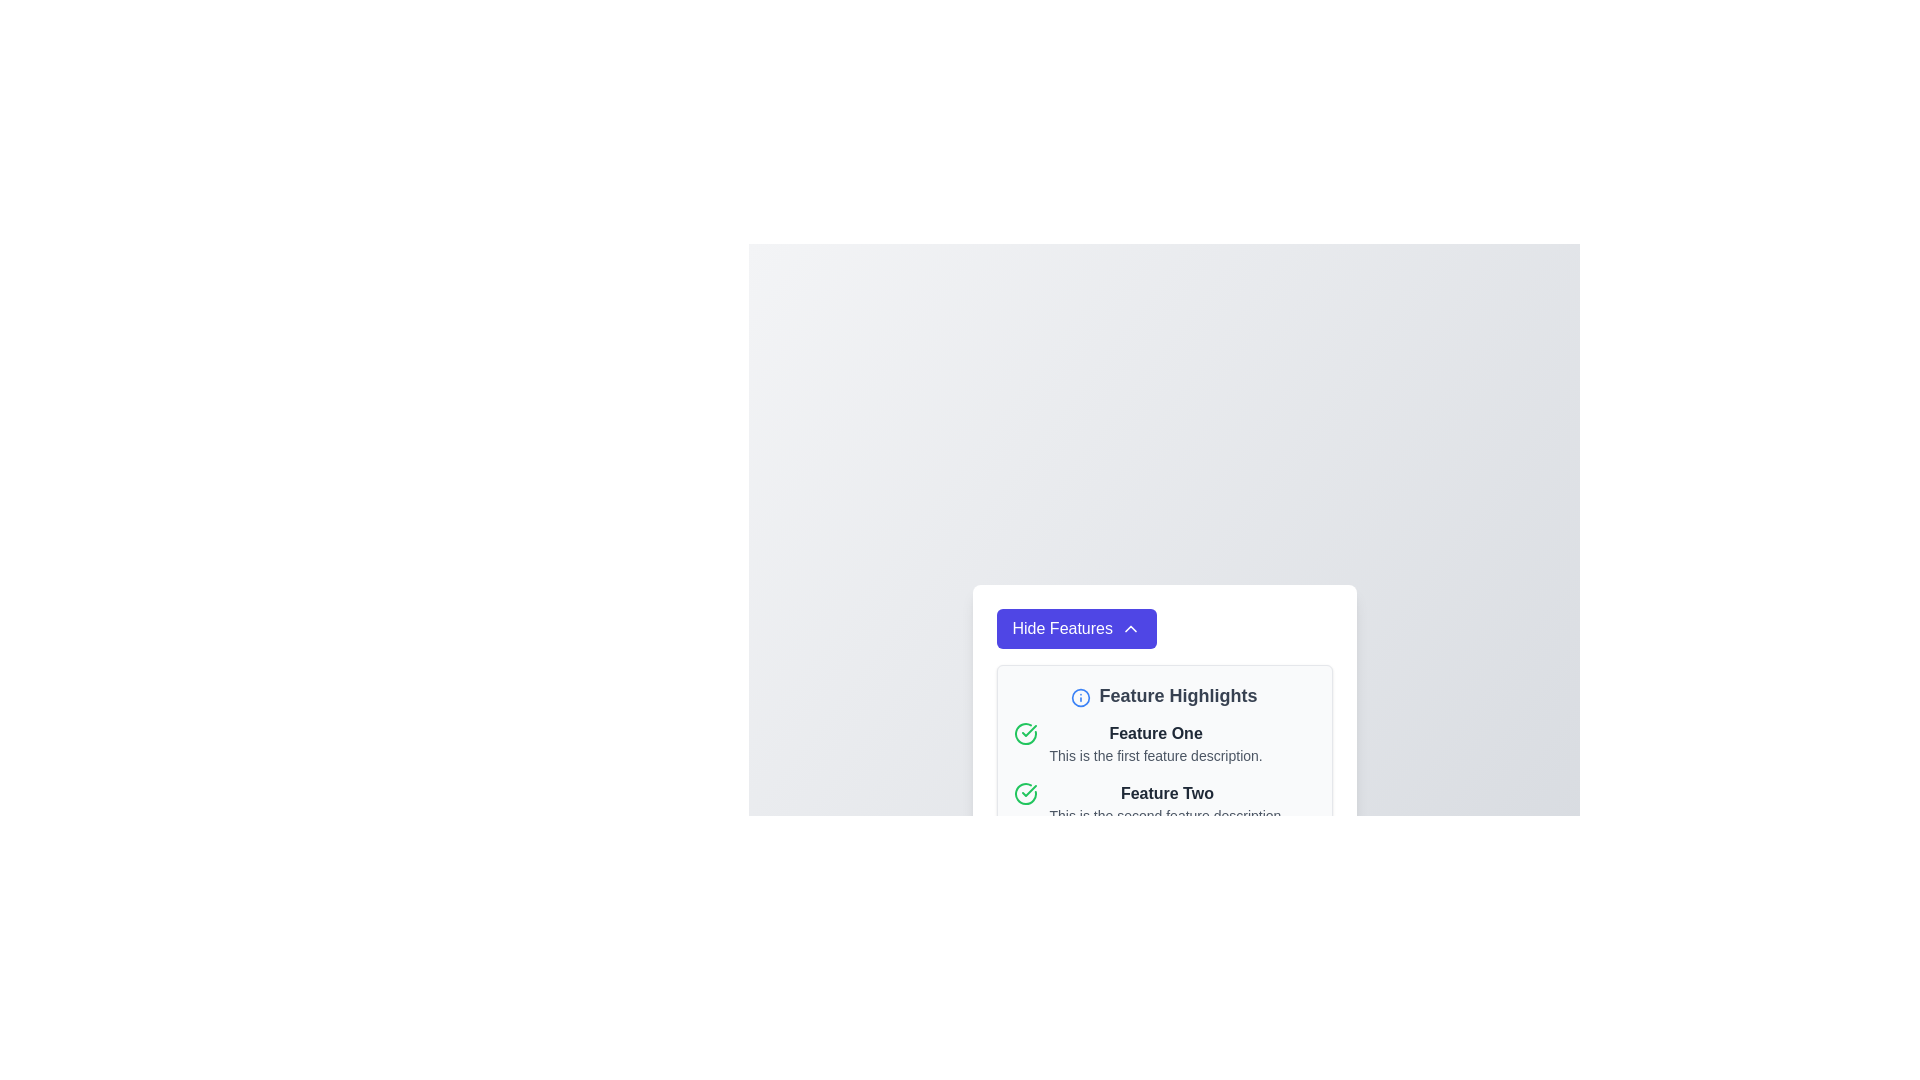 This screenshot has width=1920, height=1080. What do you see at coordinates (1164, 694) in the screenshot?
I see `header text label that introduces the section detailing various features, positioned below the 'Hide Features' button and aligned with other UI elements` at bounding box center [1164, 694].